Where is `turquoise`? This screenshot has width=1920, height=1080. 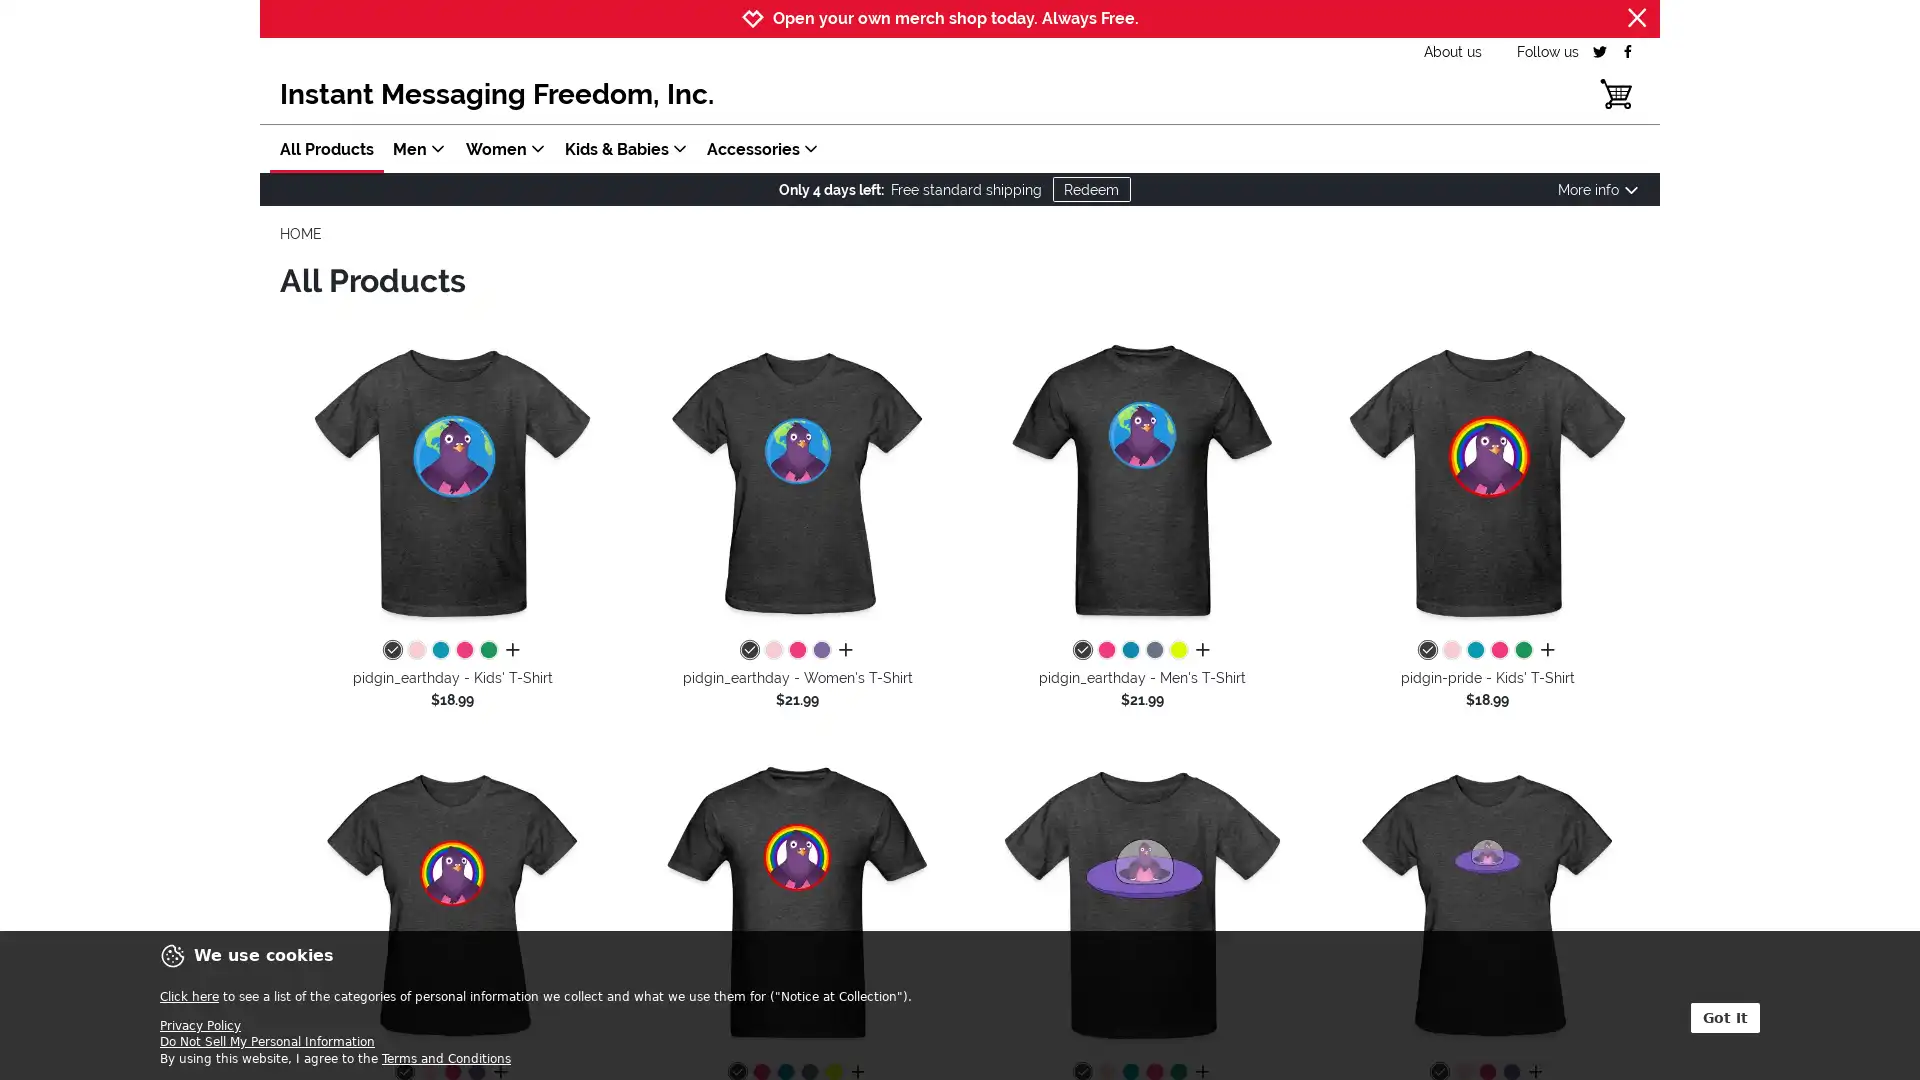 turquoise is located at coordinates (439, 651).